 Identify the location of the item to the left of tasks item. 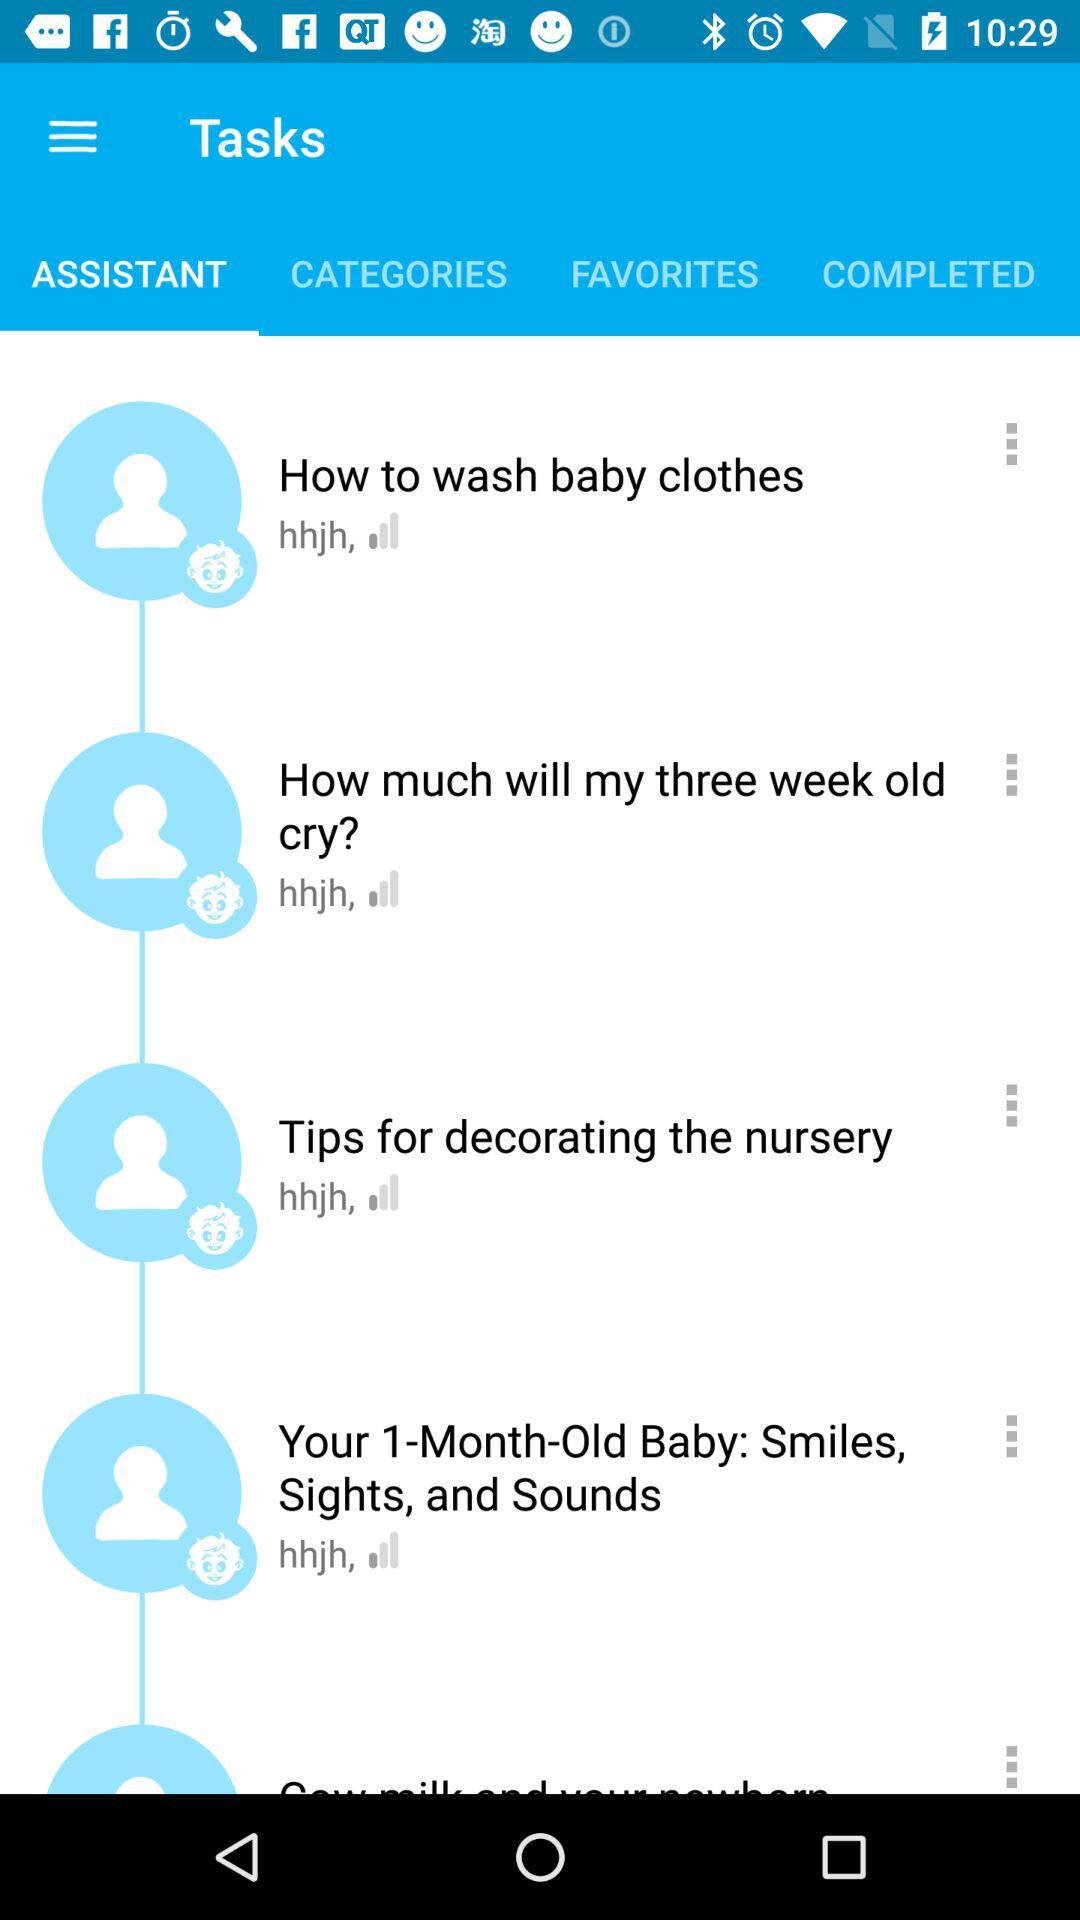
(72, 135).